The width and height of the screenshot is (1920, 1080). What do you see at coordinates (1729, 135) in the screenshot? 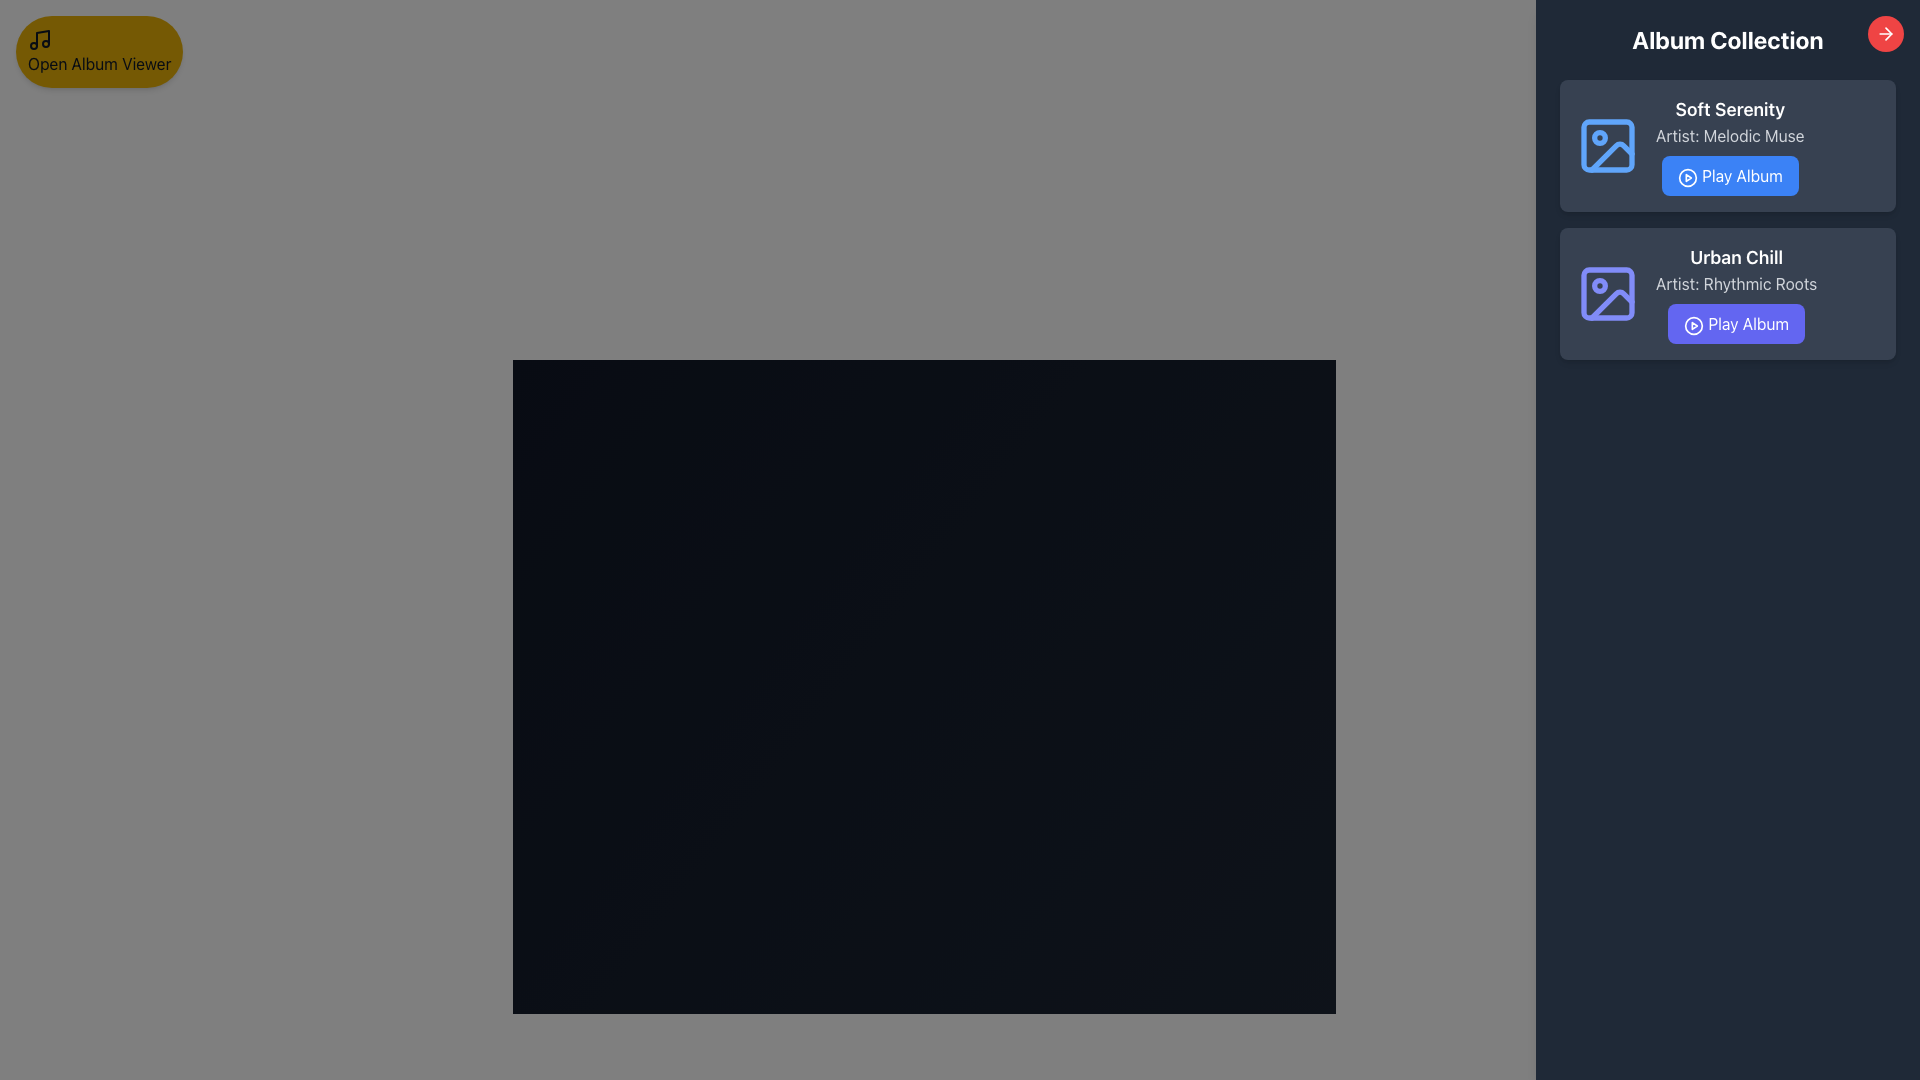
I see `the text label displaying 'Artist: Melodic Muse' located below the title 'Soft Serenity' in the first card of the right-hand panel under the header 'Album Collection'` at bounding box center [1729, 135].